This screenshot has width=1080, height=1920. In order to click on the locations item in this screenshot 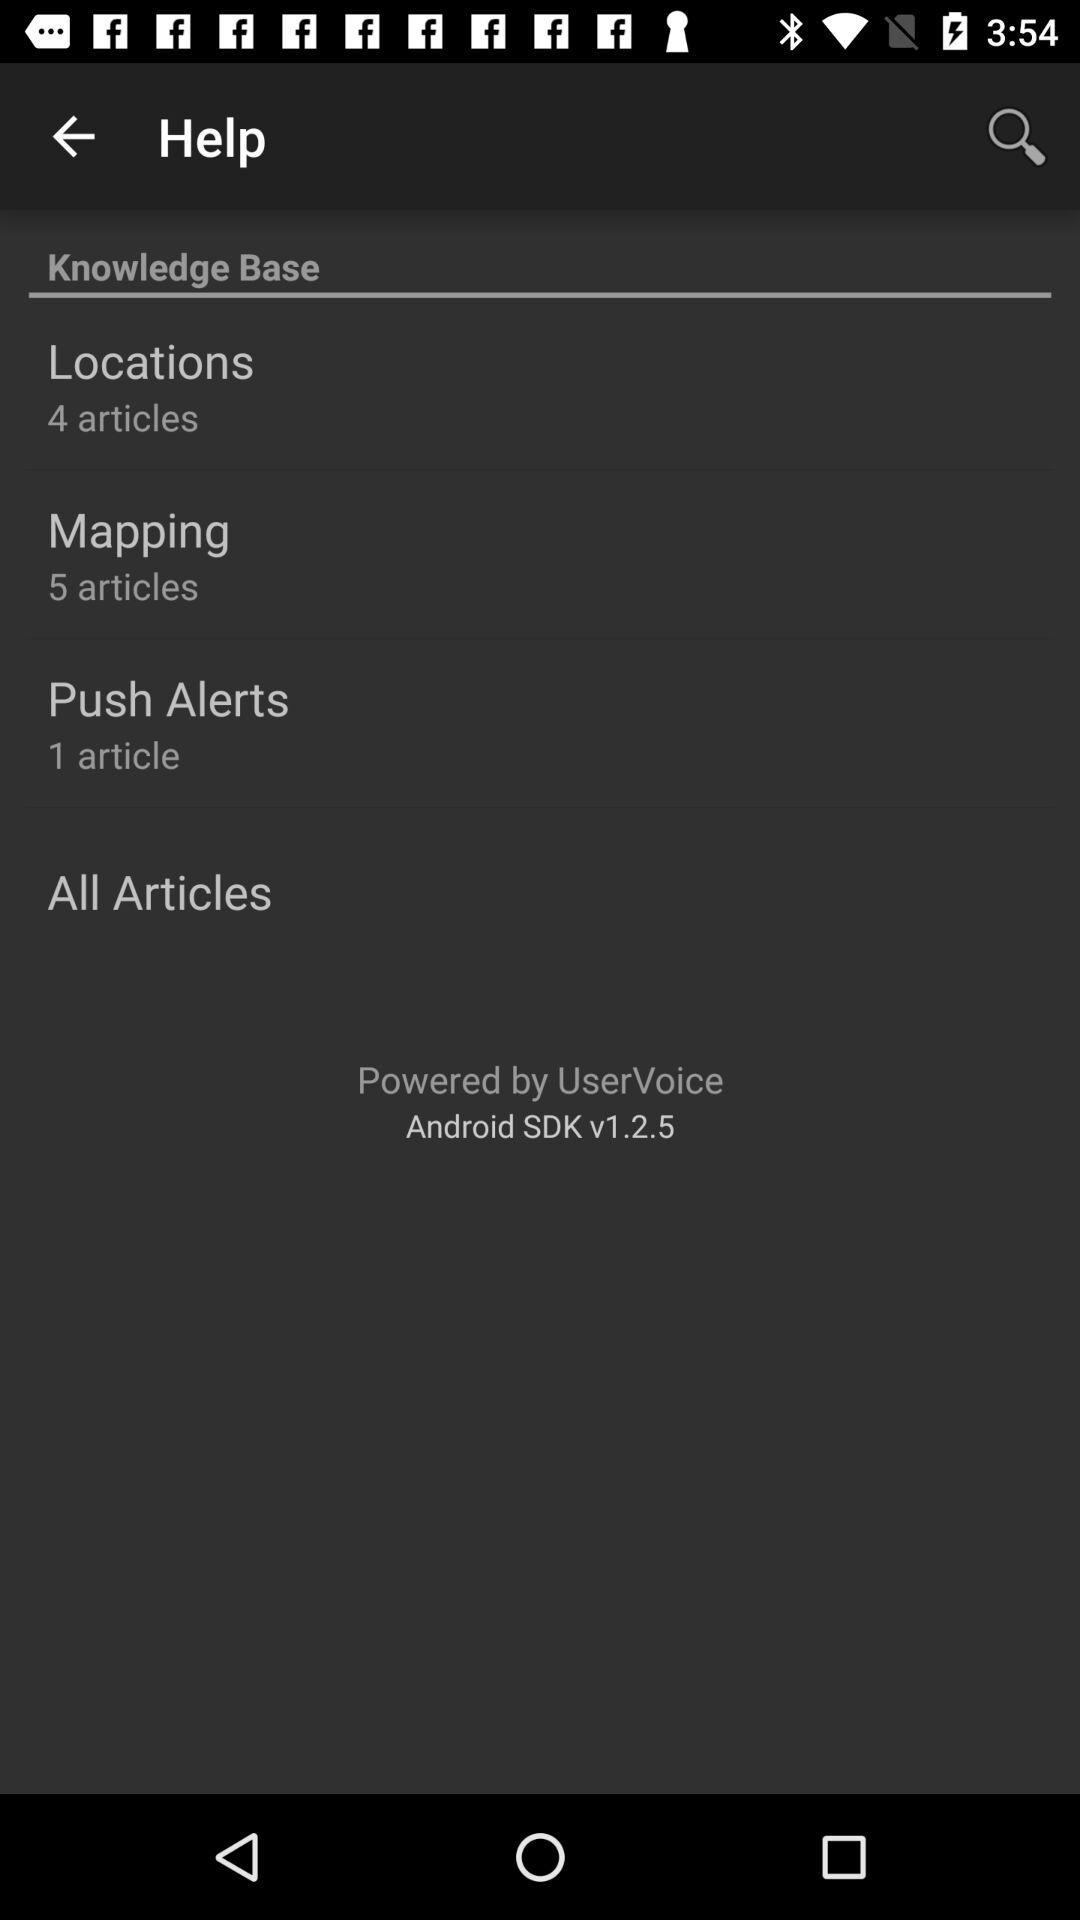, I will do `click(149, 360)`.